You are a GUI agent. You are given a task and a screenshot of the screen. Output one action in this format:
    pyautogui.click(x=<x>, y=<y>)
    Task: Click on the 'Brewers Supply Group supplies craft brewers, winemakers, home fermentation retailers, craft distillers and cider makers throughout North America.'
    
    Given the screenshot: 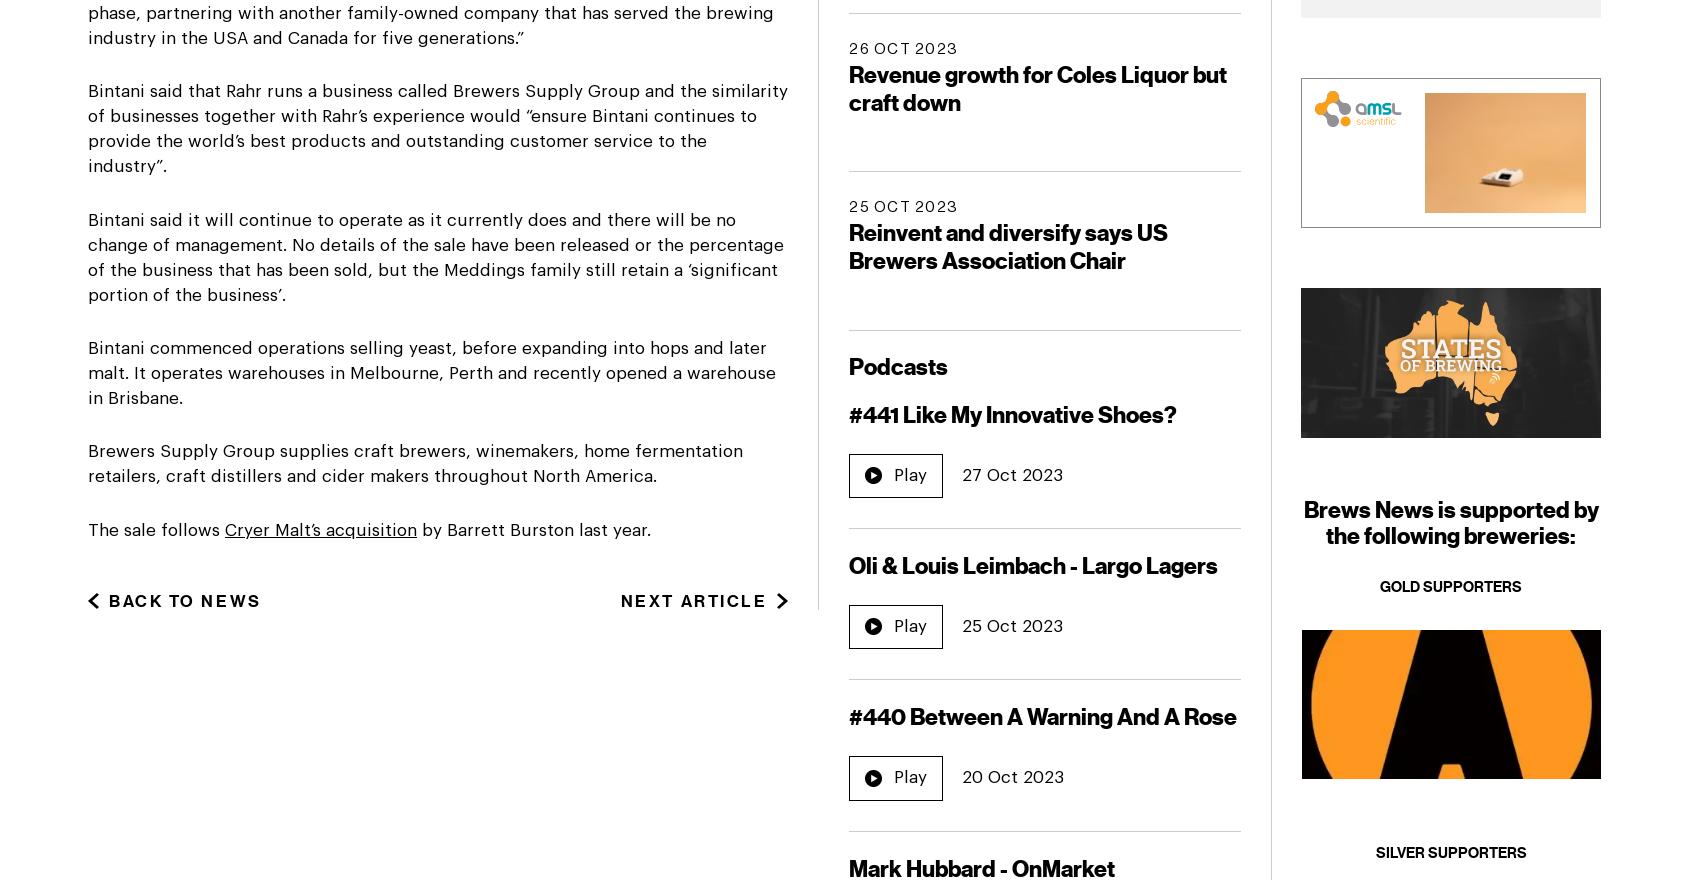 What is the action you would take?
    pyautogui.click(x=414, y=463)
    